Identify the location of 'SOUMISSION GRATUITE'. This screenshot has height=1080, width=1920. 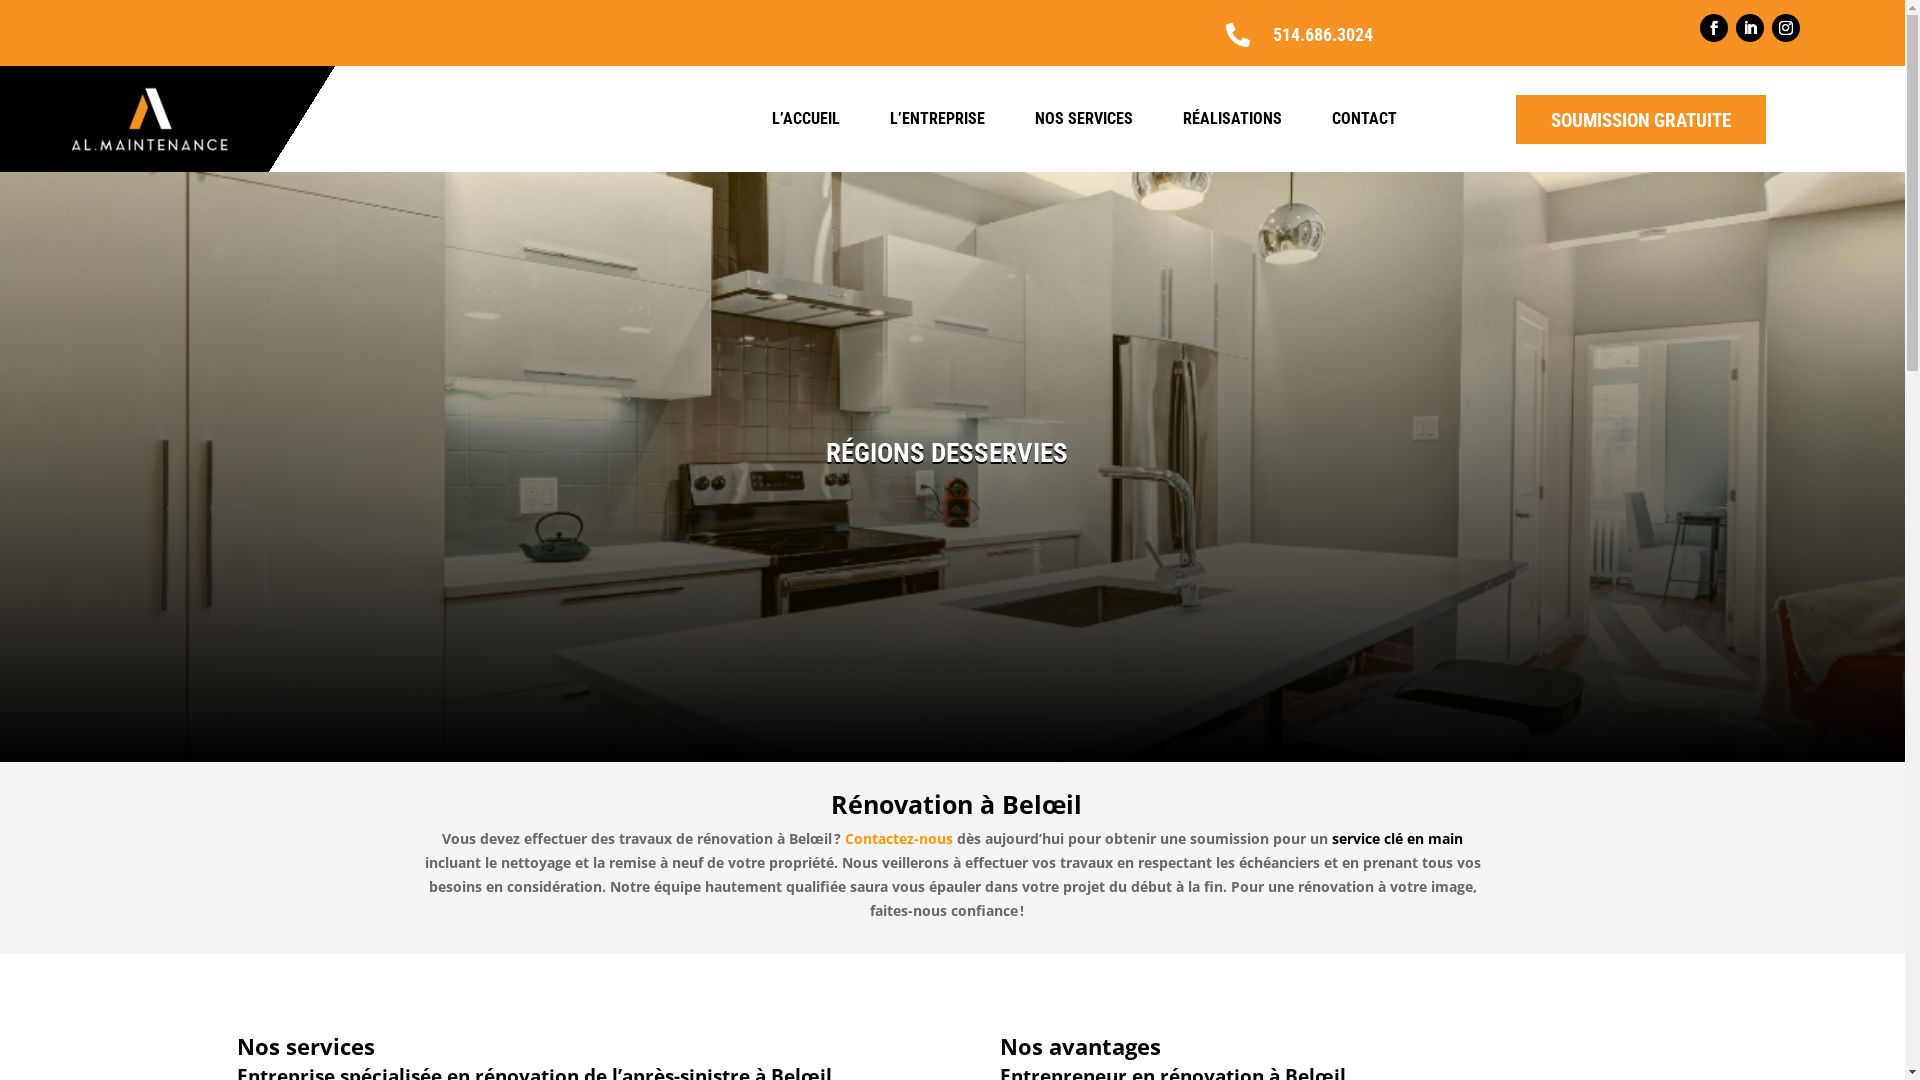
(1641, 119).